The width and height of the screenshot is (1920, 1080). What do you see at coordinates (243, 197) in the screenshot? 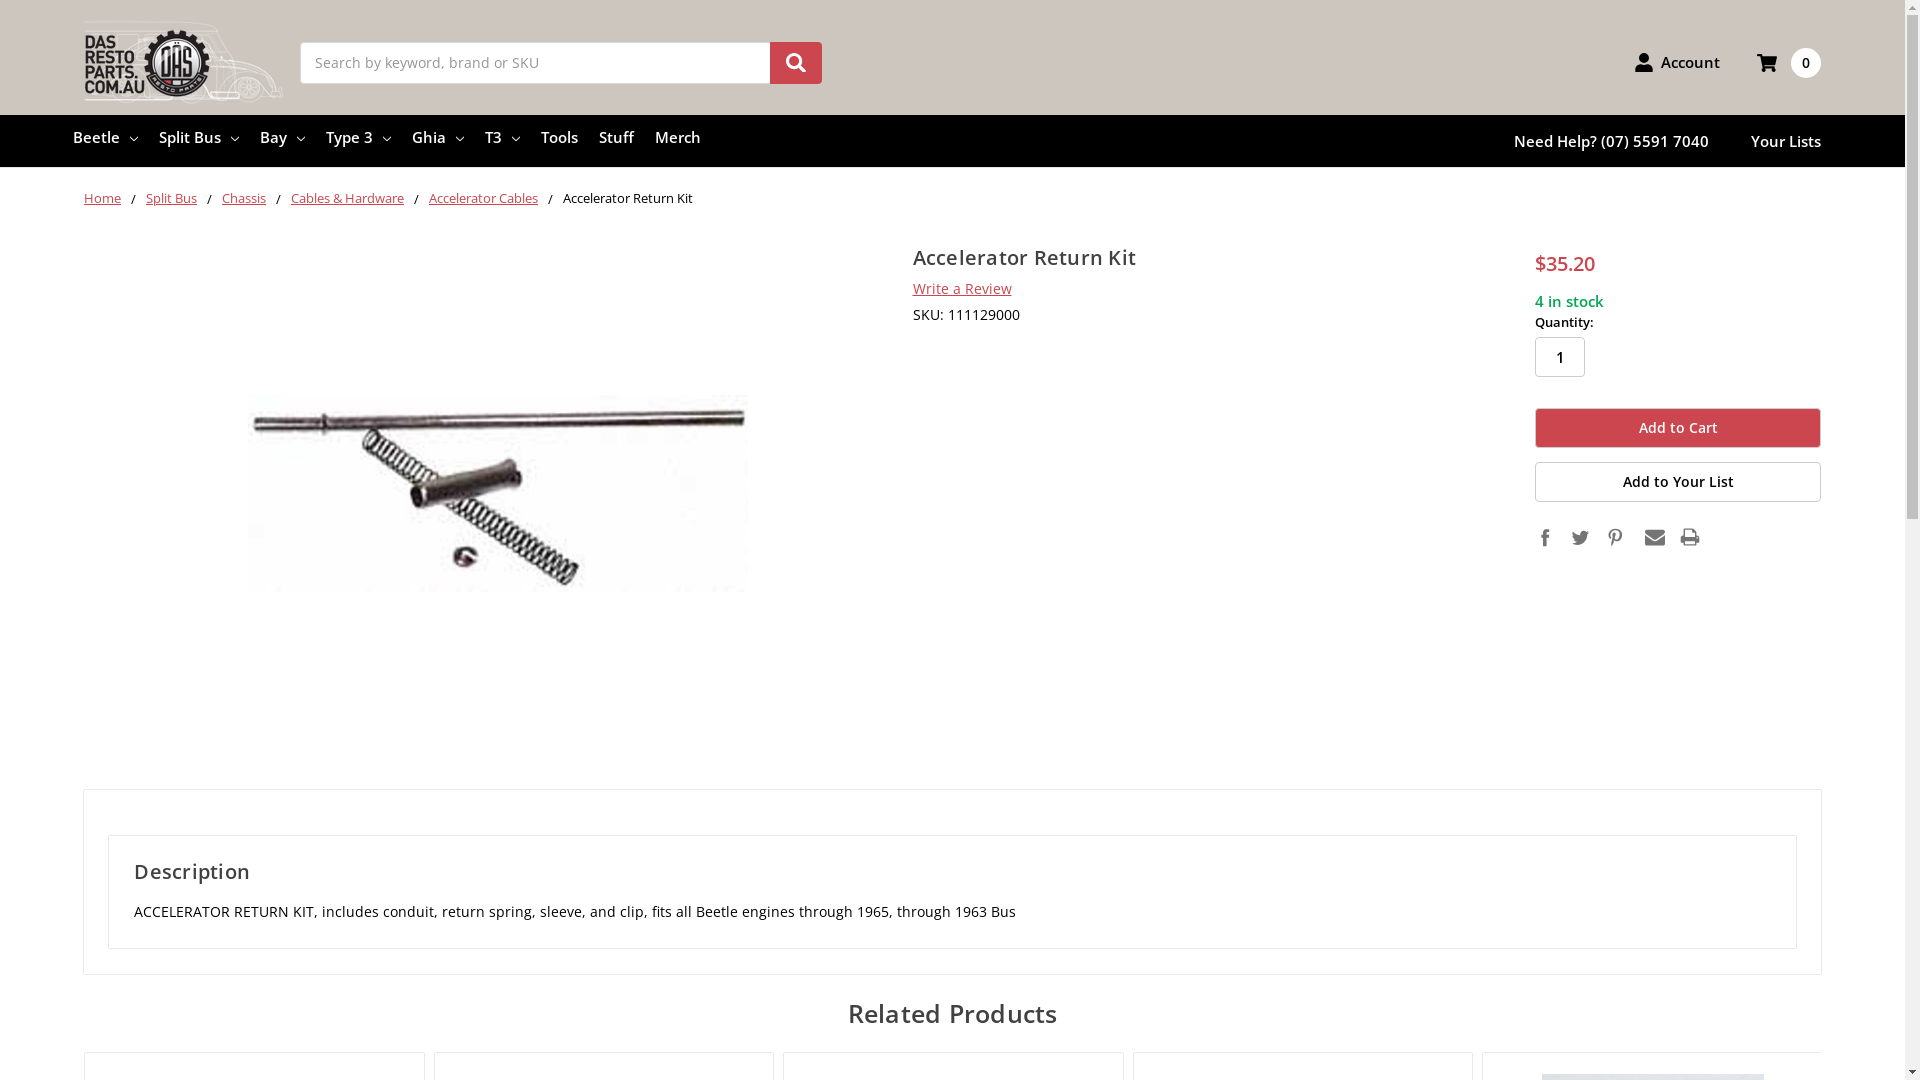
I see `'Chassis'` at bounding box center [243, 197].